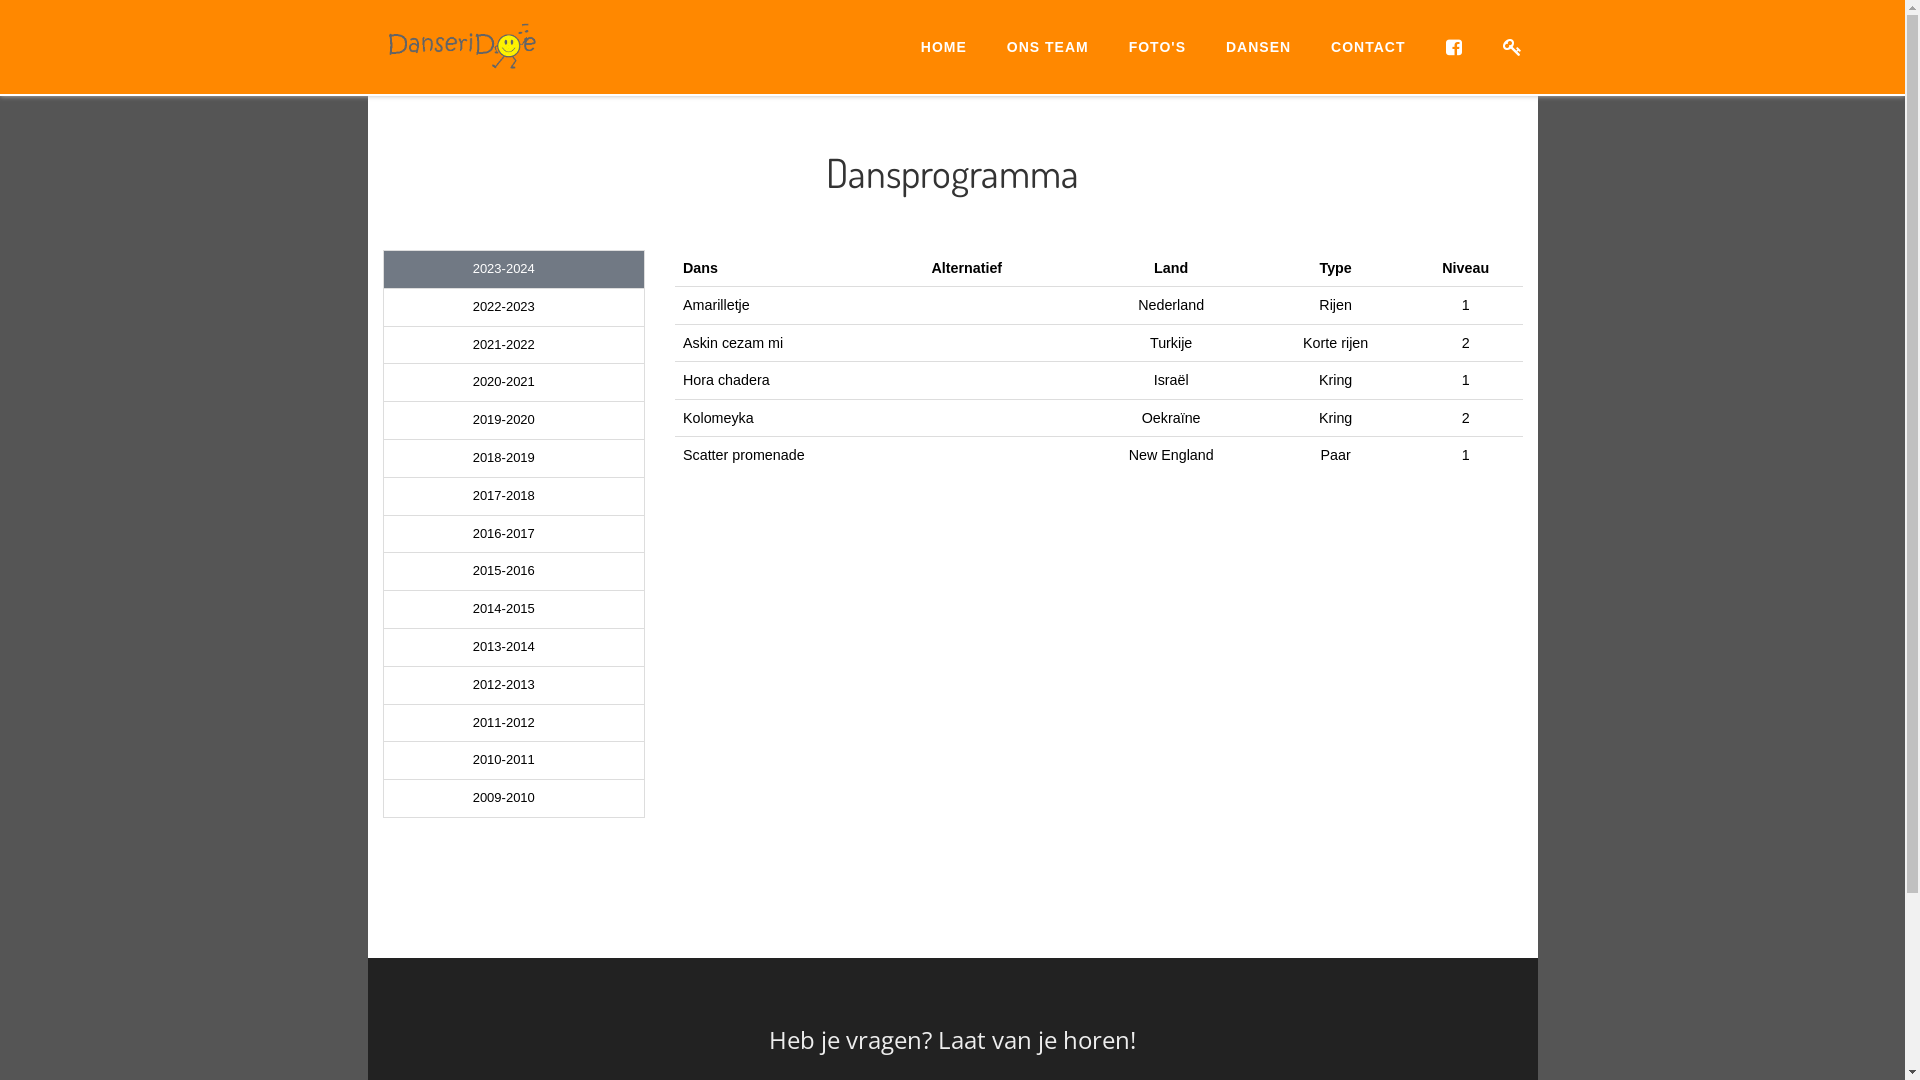  What do you see at coordinates (384, 723) in the screenshot?
I see `'2011-2012'` at bounding box center [384, 723].